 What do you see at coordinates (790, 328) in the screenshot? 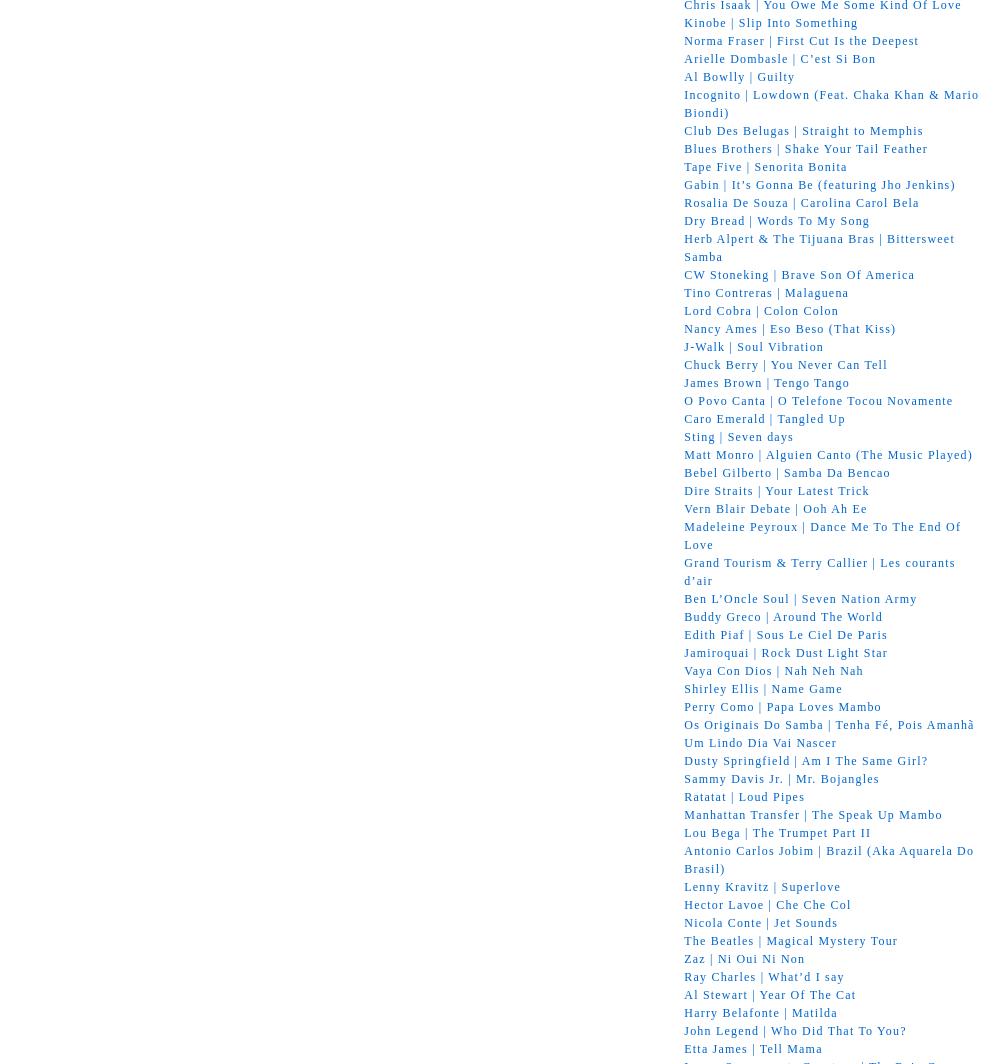
I see `'Nancy Ames | Eso Beso (That Kiss)'` at bounding box center [790, 328].